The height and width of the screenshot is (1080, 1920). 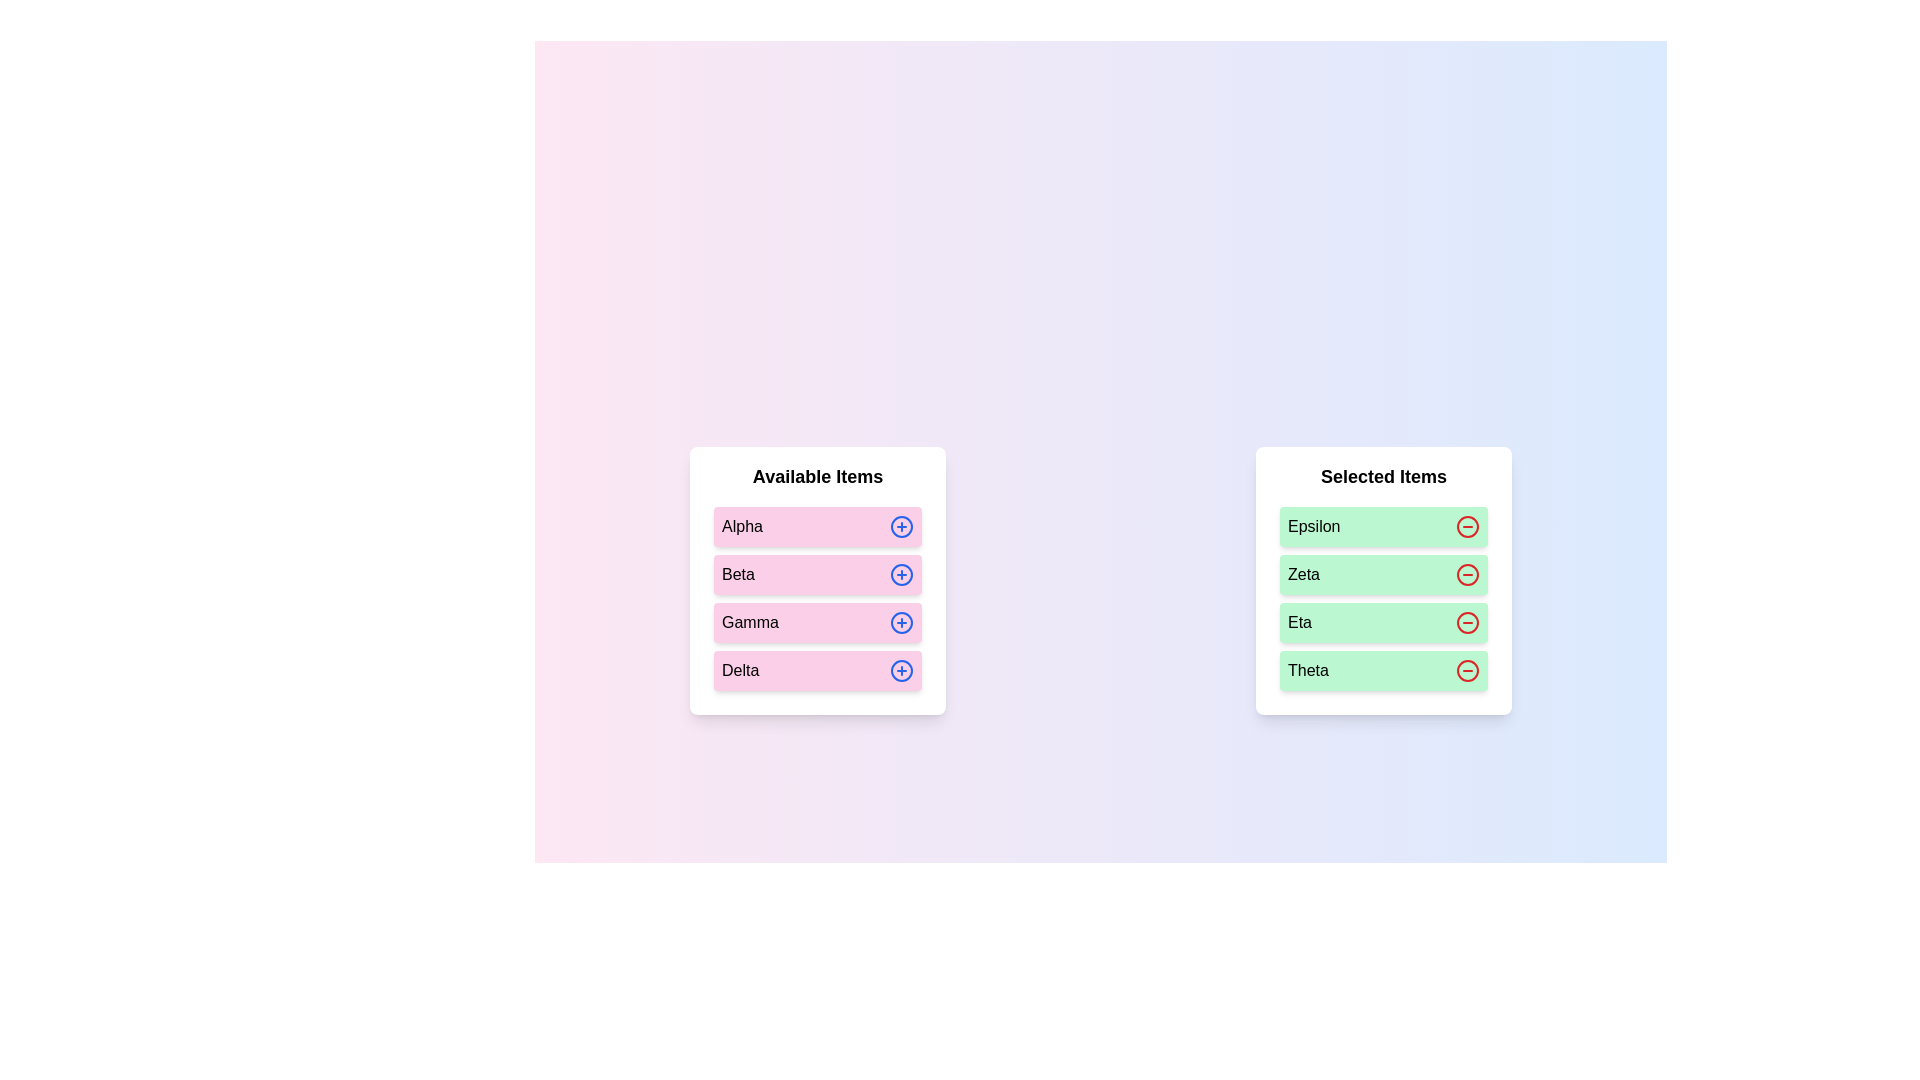 I want to click on plus icon next to the item Alpha in the 'Available Items' list to move it to the 'Selected Items' list, so click(x=901, y=526).